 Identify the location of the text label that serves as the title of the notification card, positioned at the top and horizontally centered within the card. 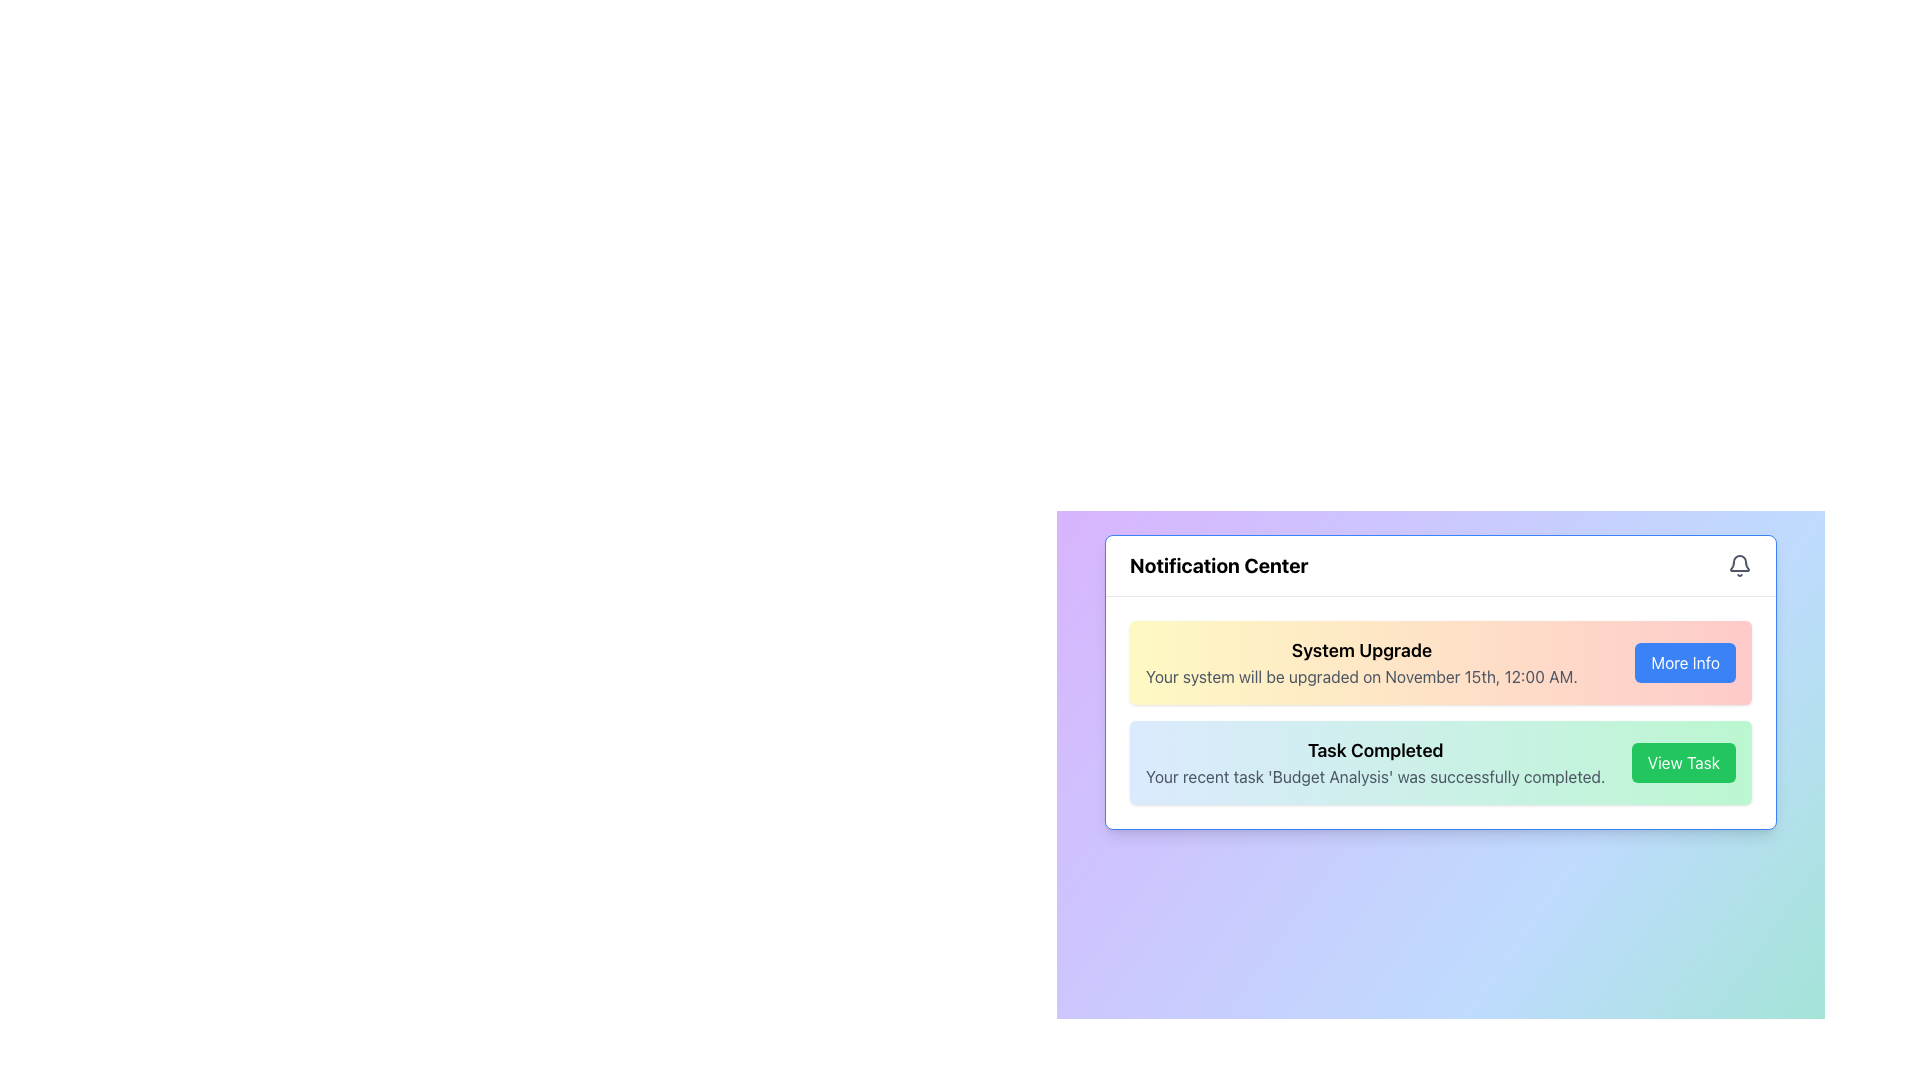
(1360, 651).